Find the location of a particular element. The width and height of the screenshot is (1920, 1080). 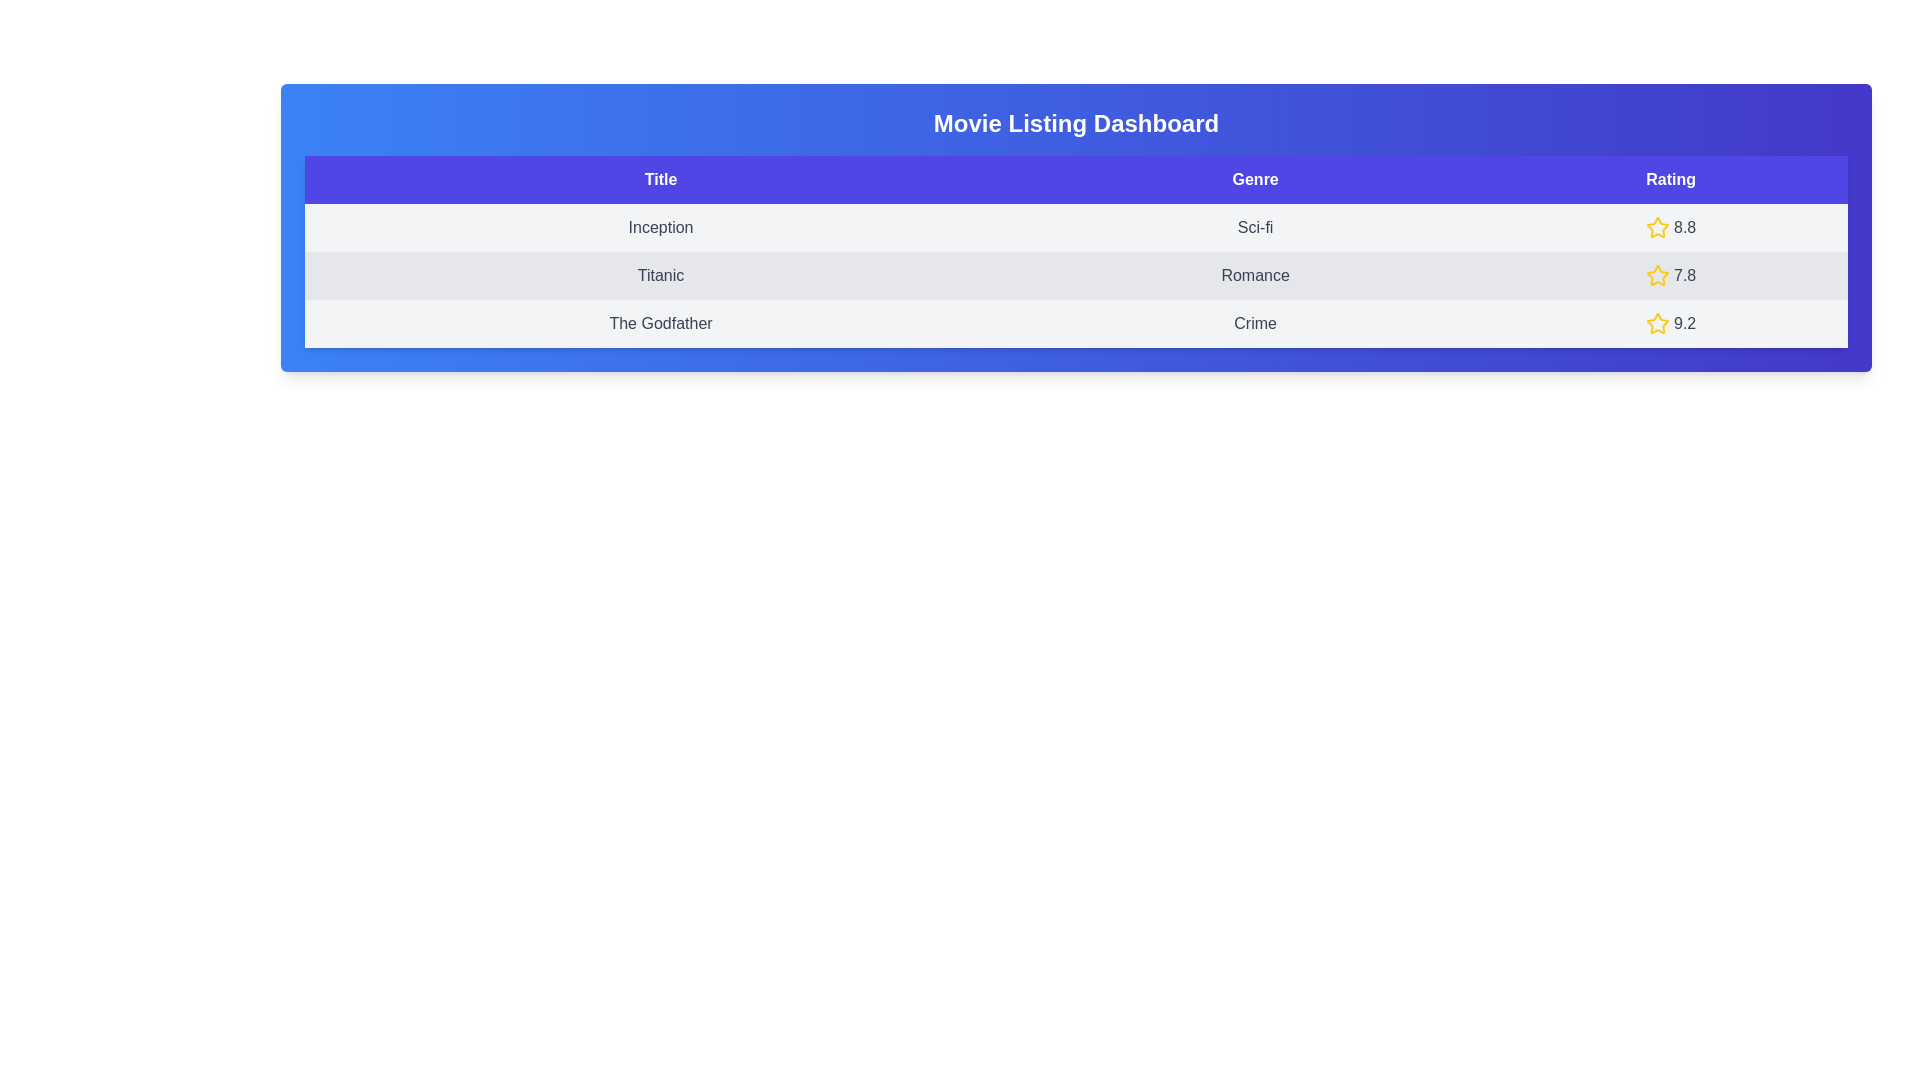

rating value displayed next to the yellow star icon, which shows '7.8' in the third column under the 'Rating' header is located at coordinates (1671, 276).